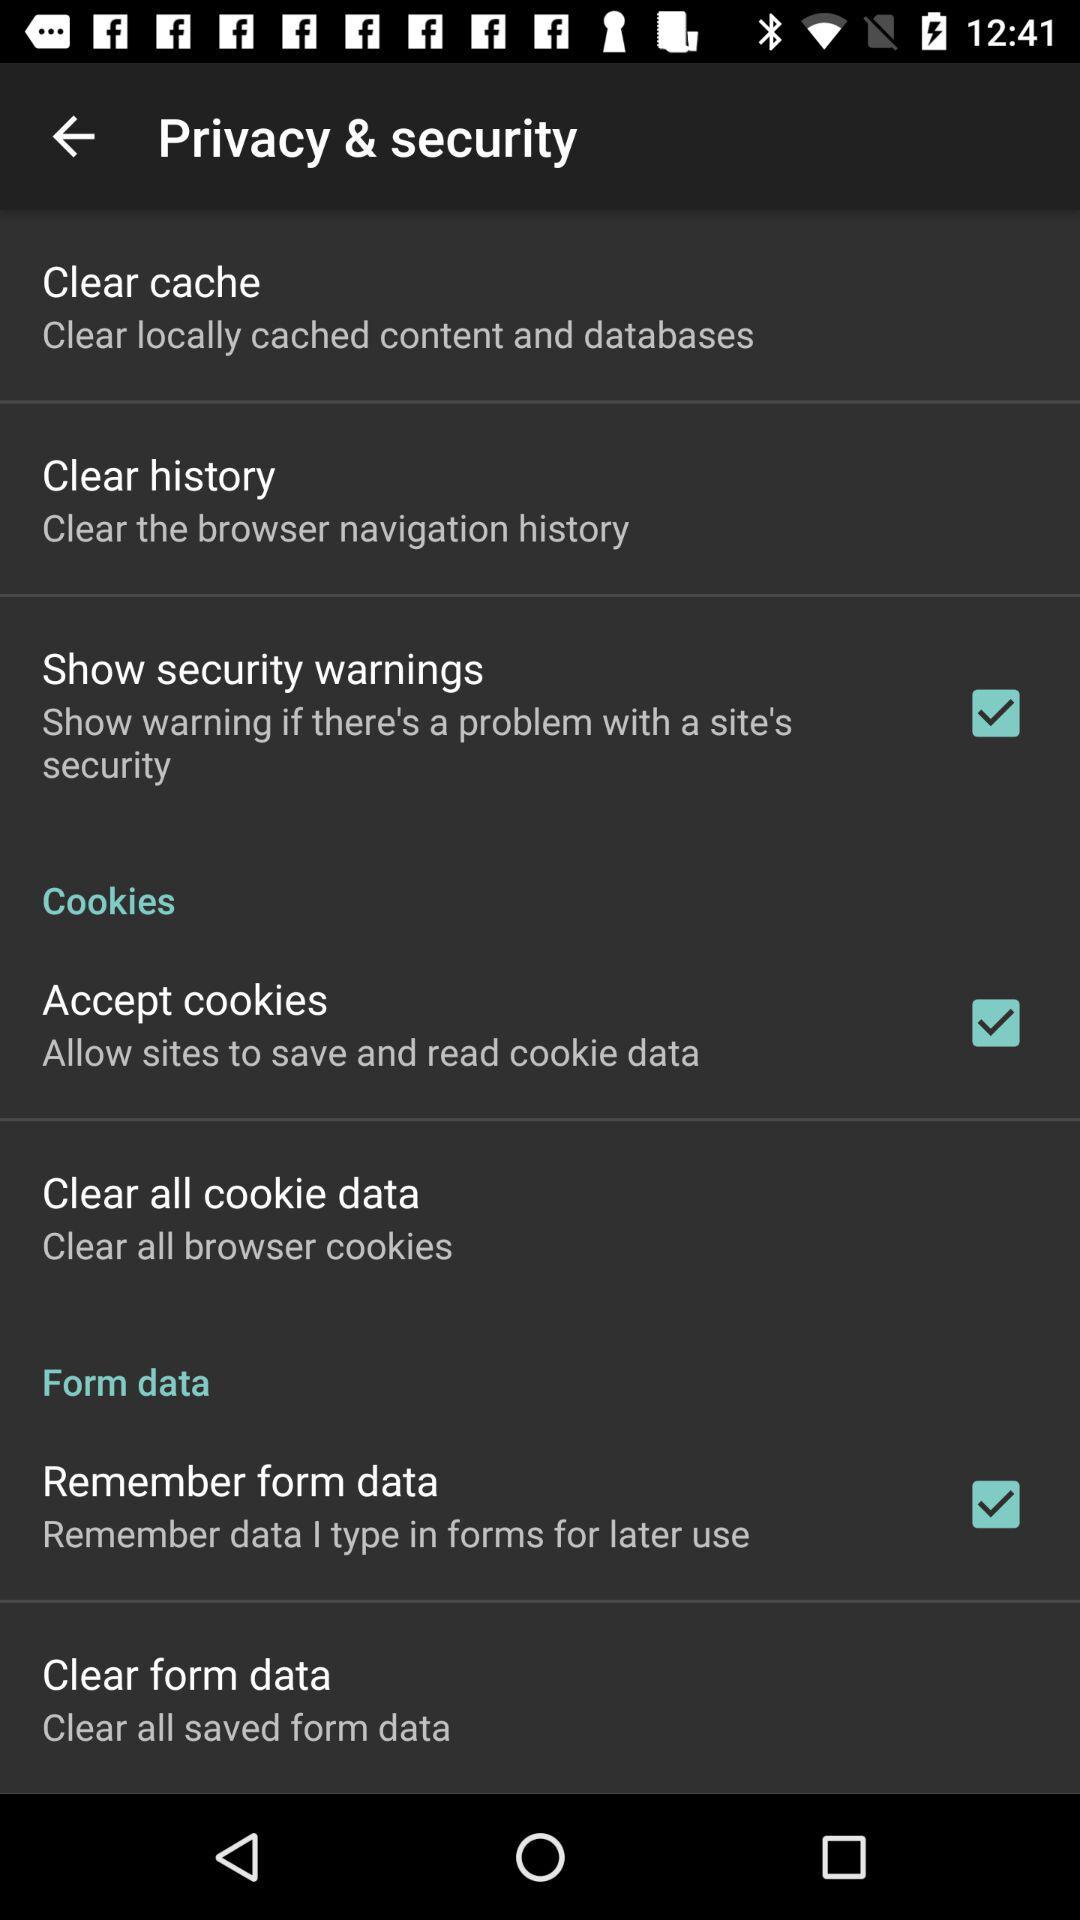 Image resolution: width=1080 pixels, height=1920 pixels. I want to click on the accept cookies icon, so click(185, 998).